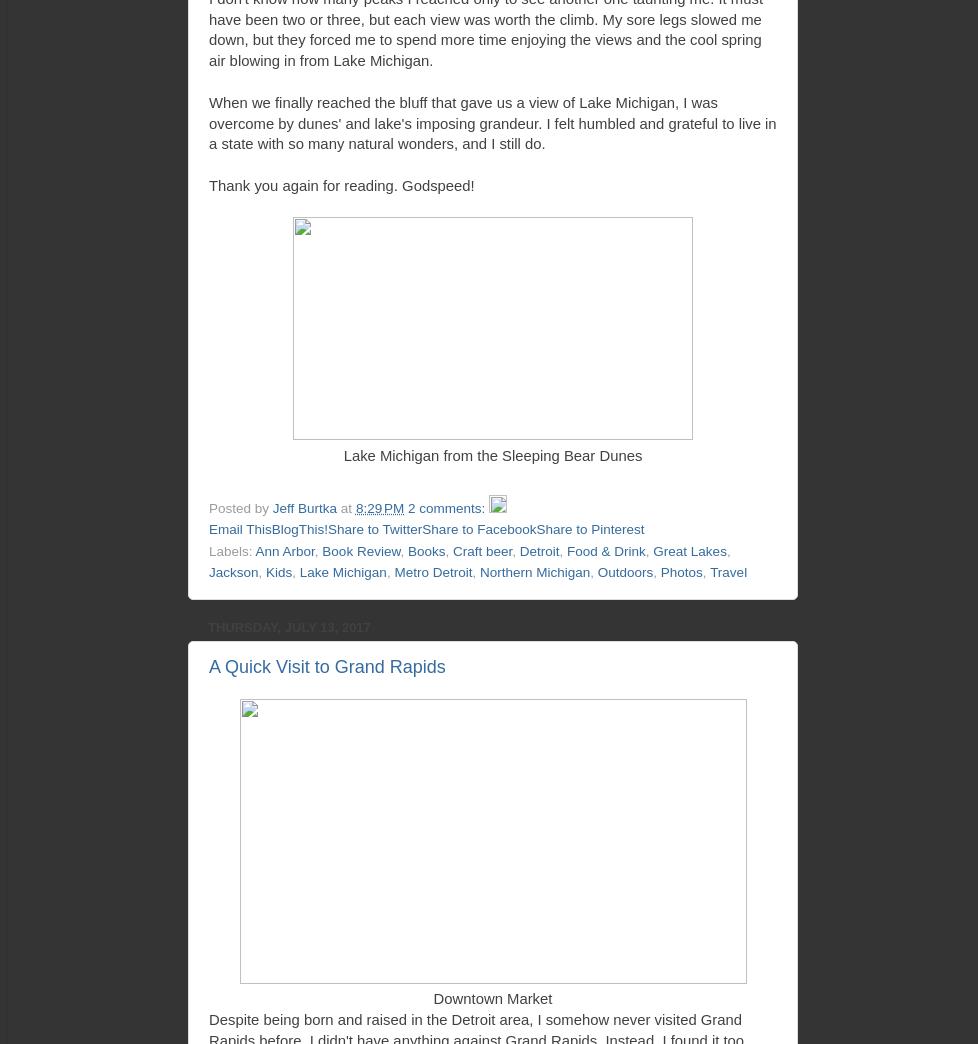 The height and width of the screenshot is (1044, 978). What do you see at coordinates (728, 571) in the screenshot?
I see `'Travel'` at bounding box center [728, 571].